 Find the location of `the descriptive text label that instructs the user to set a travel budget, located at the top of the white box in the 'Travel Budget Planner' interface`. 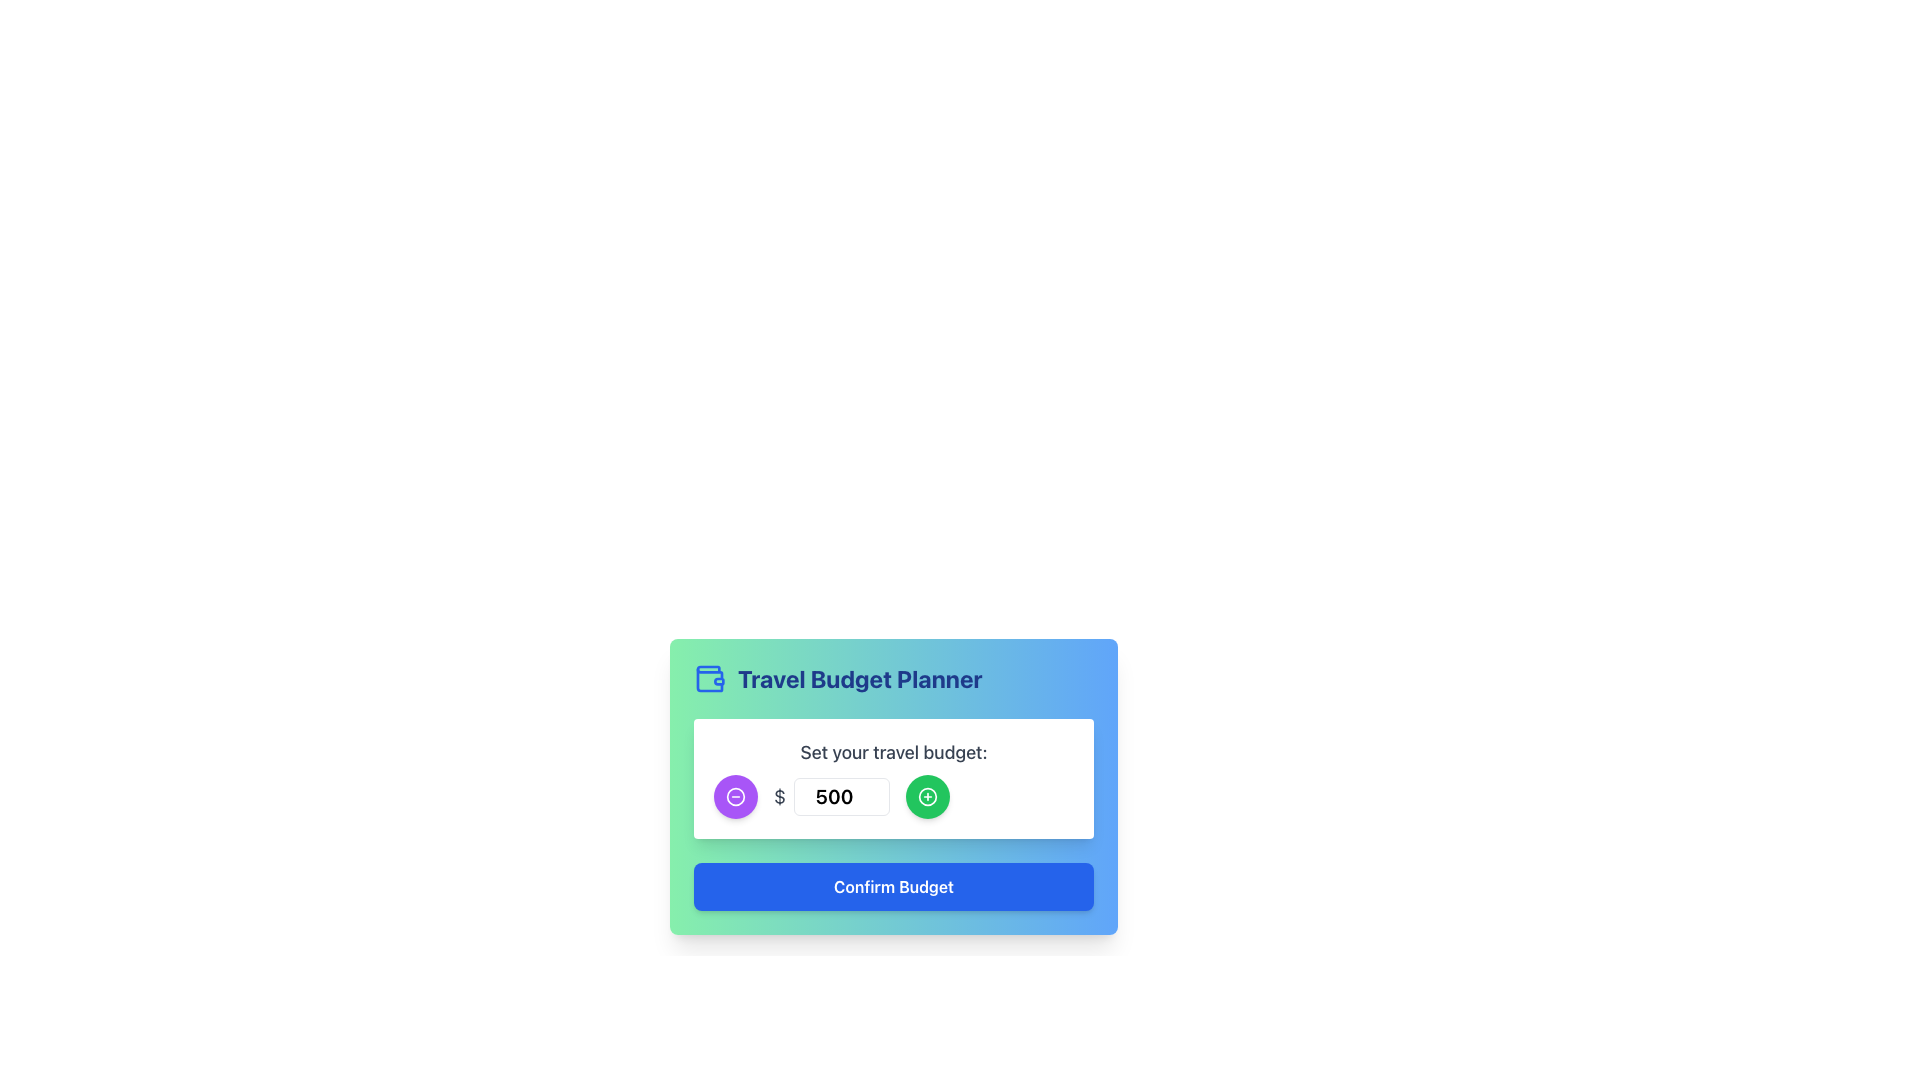

the descriptive text label that instructs the user to set a travel budget, located at the top of the white box in the 'Travel Budget Planner' interface is located at coordinates (892, 752).